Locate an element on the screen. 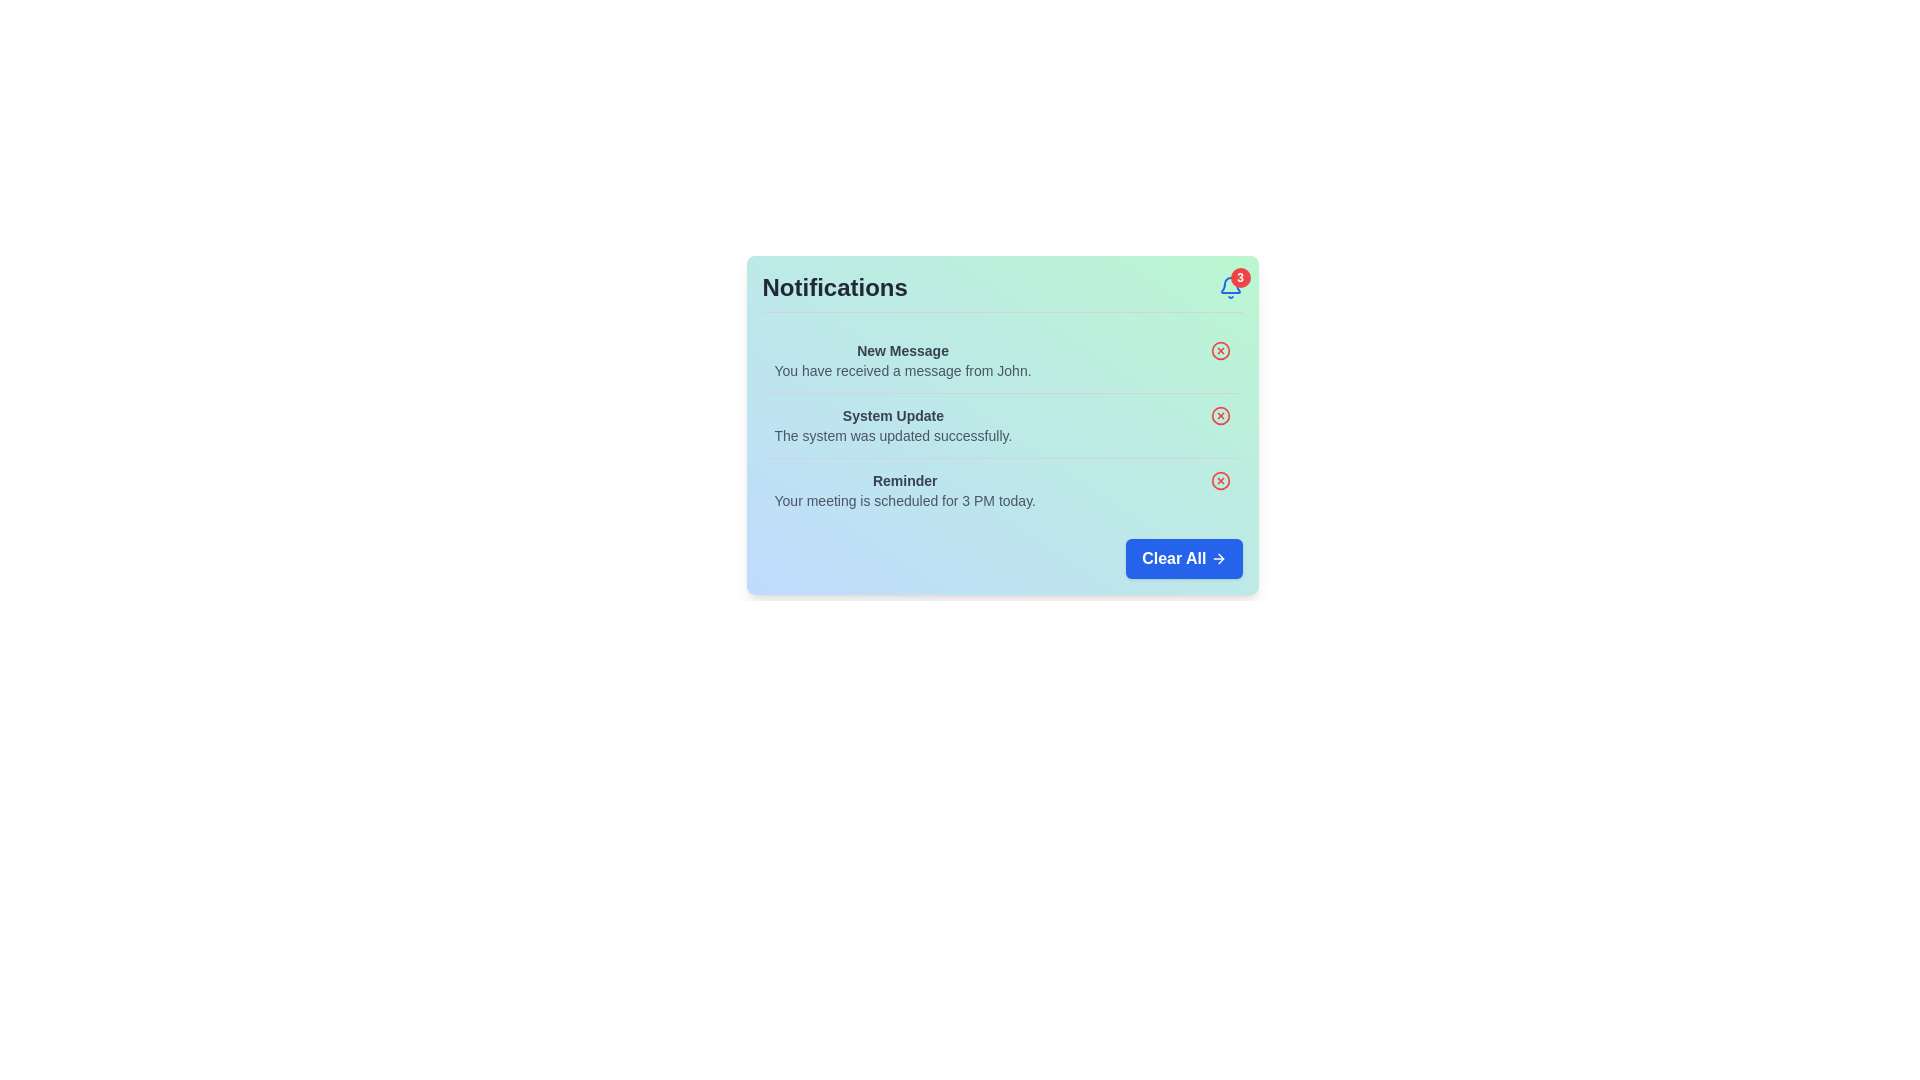 The image size is (1920, 1080). the right-pointing arrow icon located inside the blue 'Clear All' button in the bottom-right corner of the notification card is located at coordinates (1217, 559).